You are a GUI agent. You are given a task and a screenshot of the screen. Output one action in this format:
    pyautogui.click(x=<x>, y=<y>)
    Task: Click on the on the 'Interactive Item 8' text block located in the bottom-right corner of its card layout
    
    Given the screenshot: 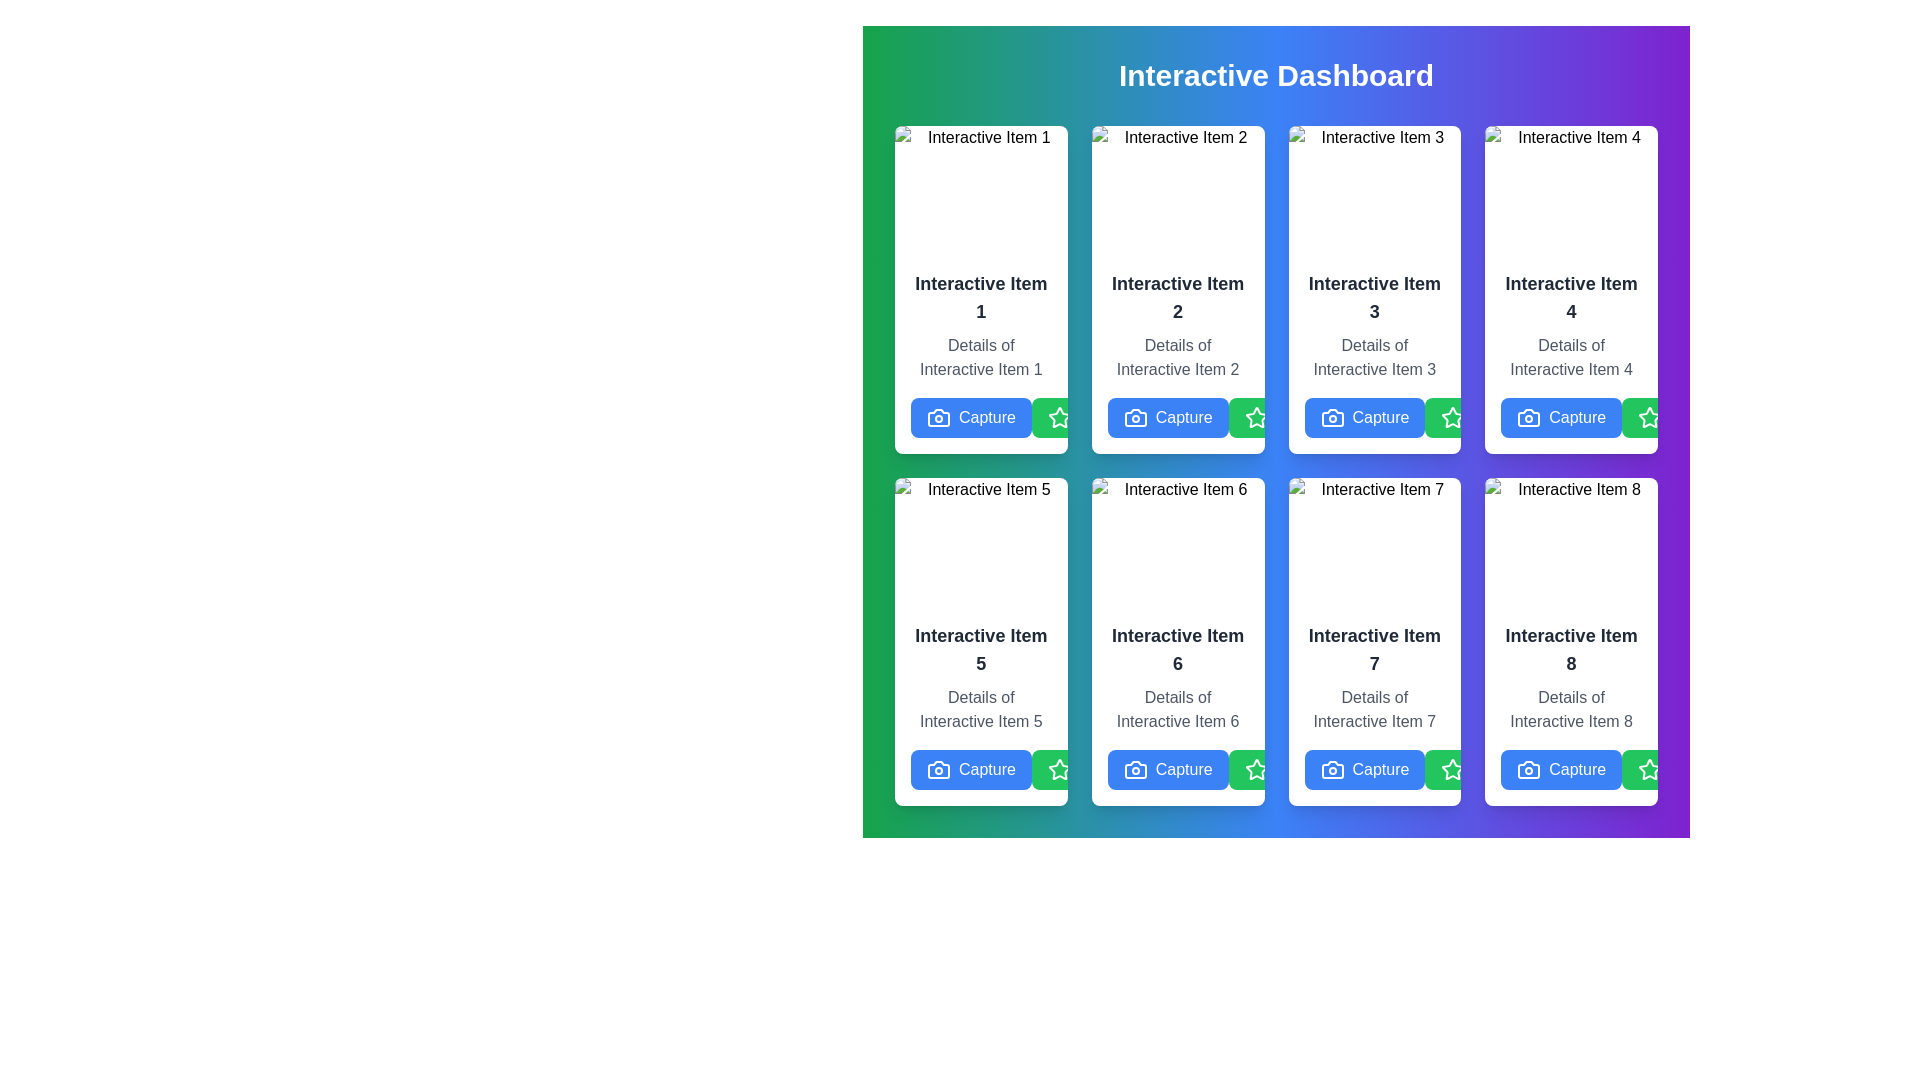 What is the action you would take?
    pyautogui.click(x=1570, y=704)
    